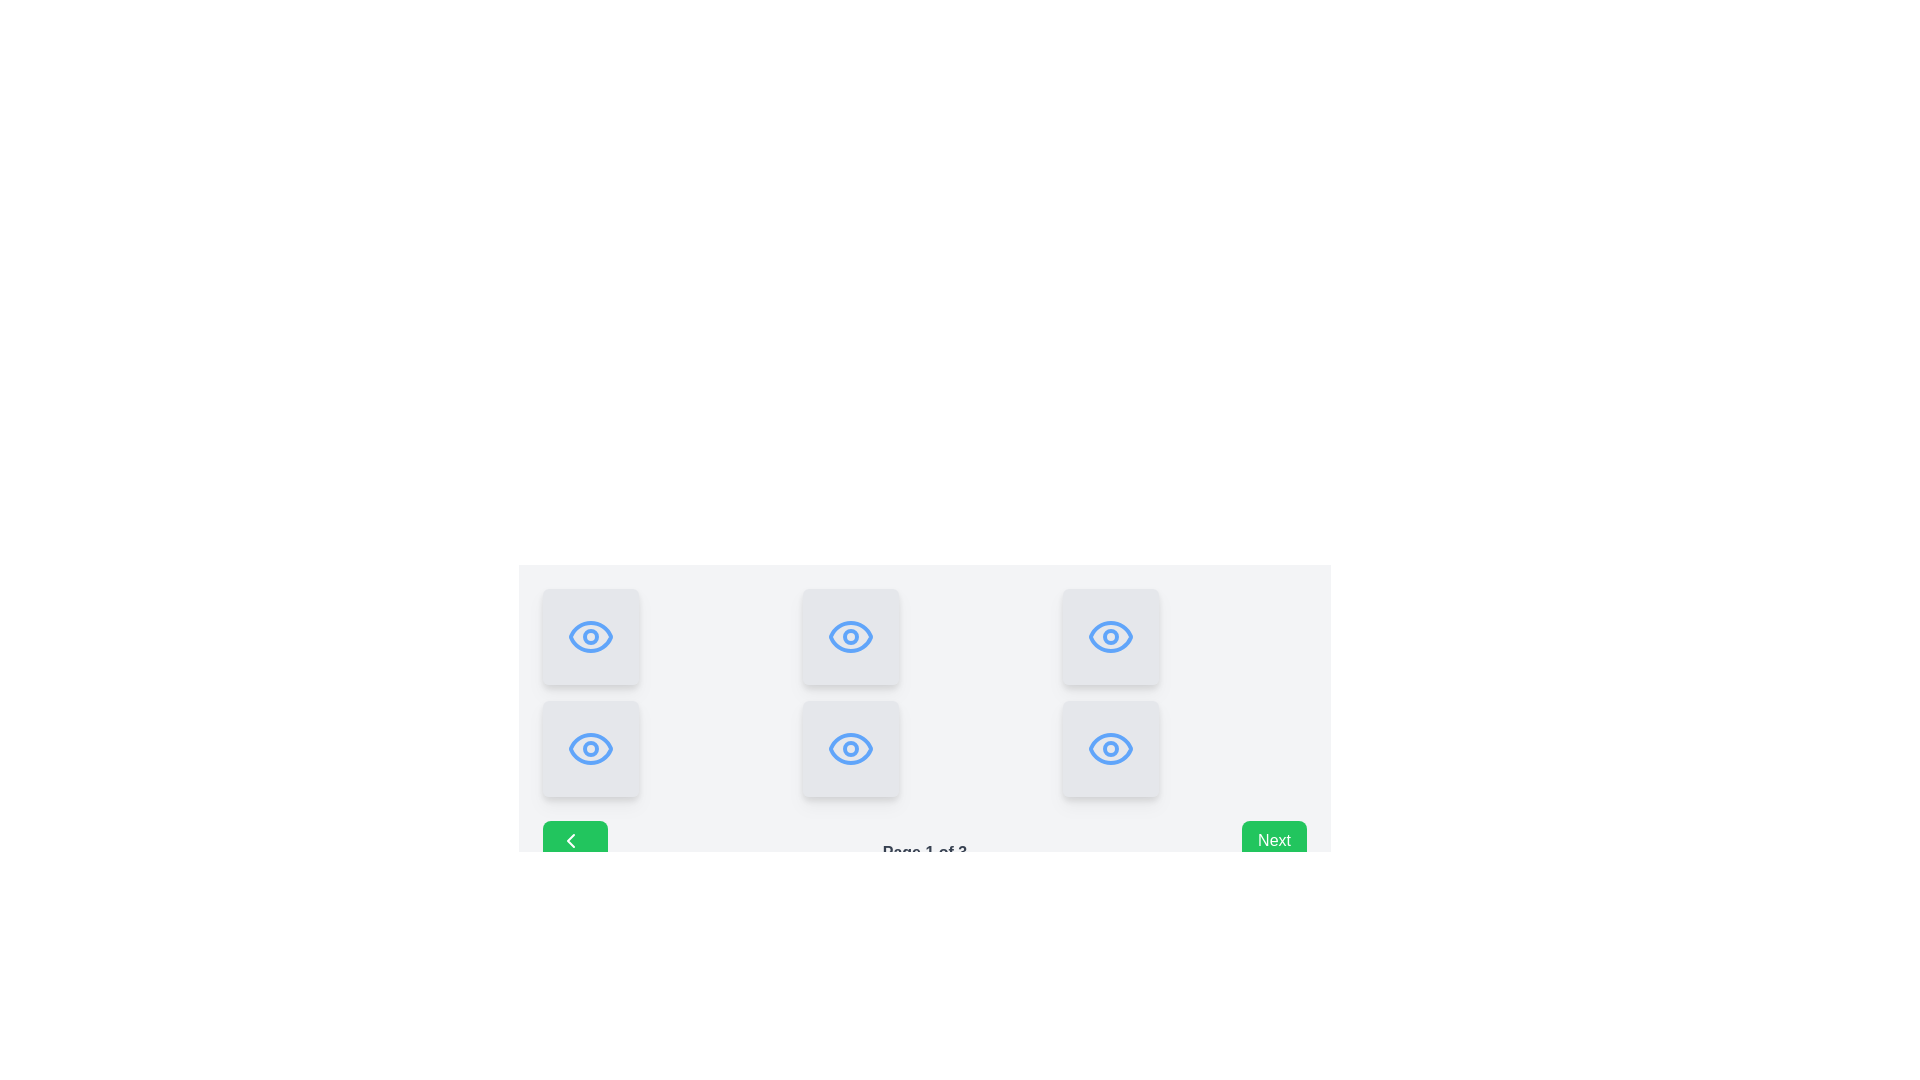  Describe the element at coordinates (589, 636) in the screenshot. I see `the state of the eye icon, which represents visibility, located in the top-left rounded gray box of a 2x3 grid` at that location.